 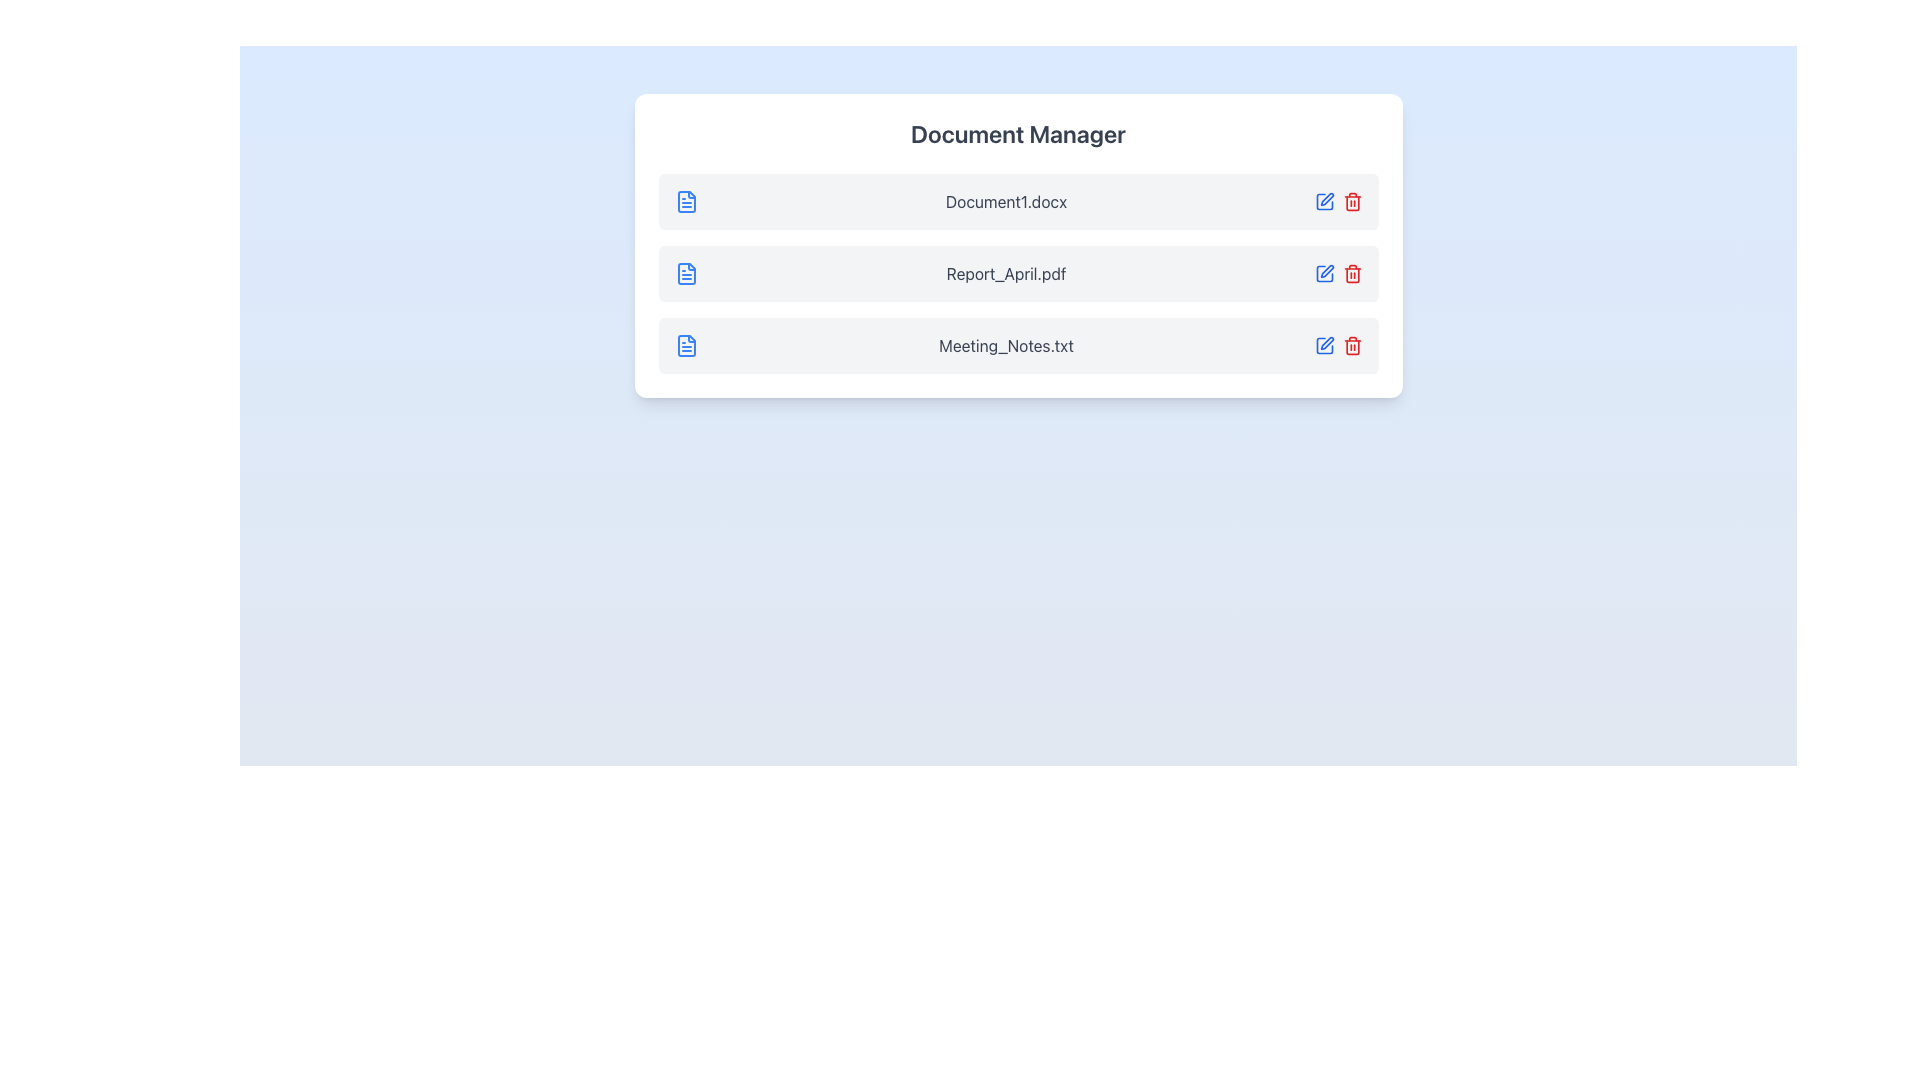 What do you see at coordinates (1352, 345) in the screenshot?
I see `the trash can icon, which is a red-outlined graphic` at bounding box center [1352, 345].